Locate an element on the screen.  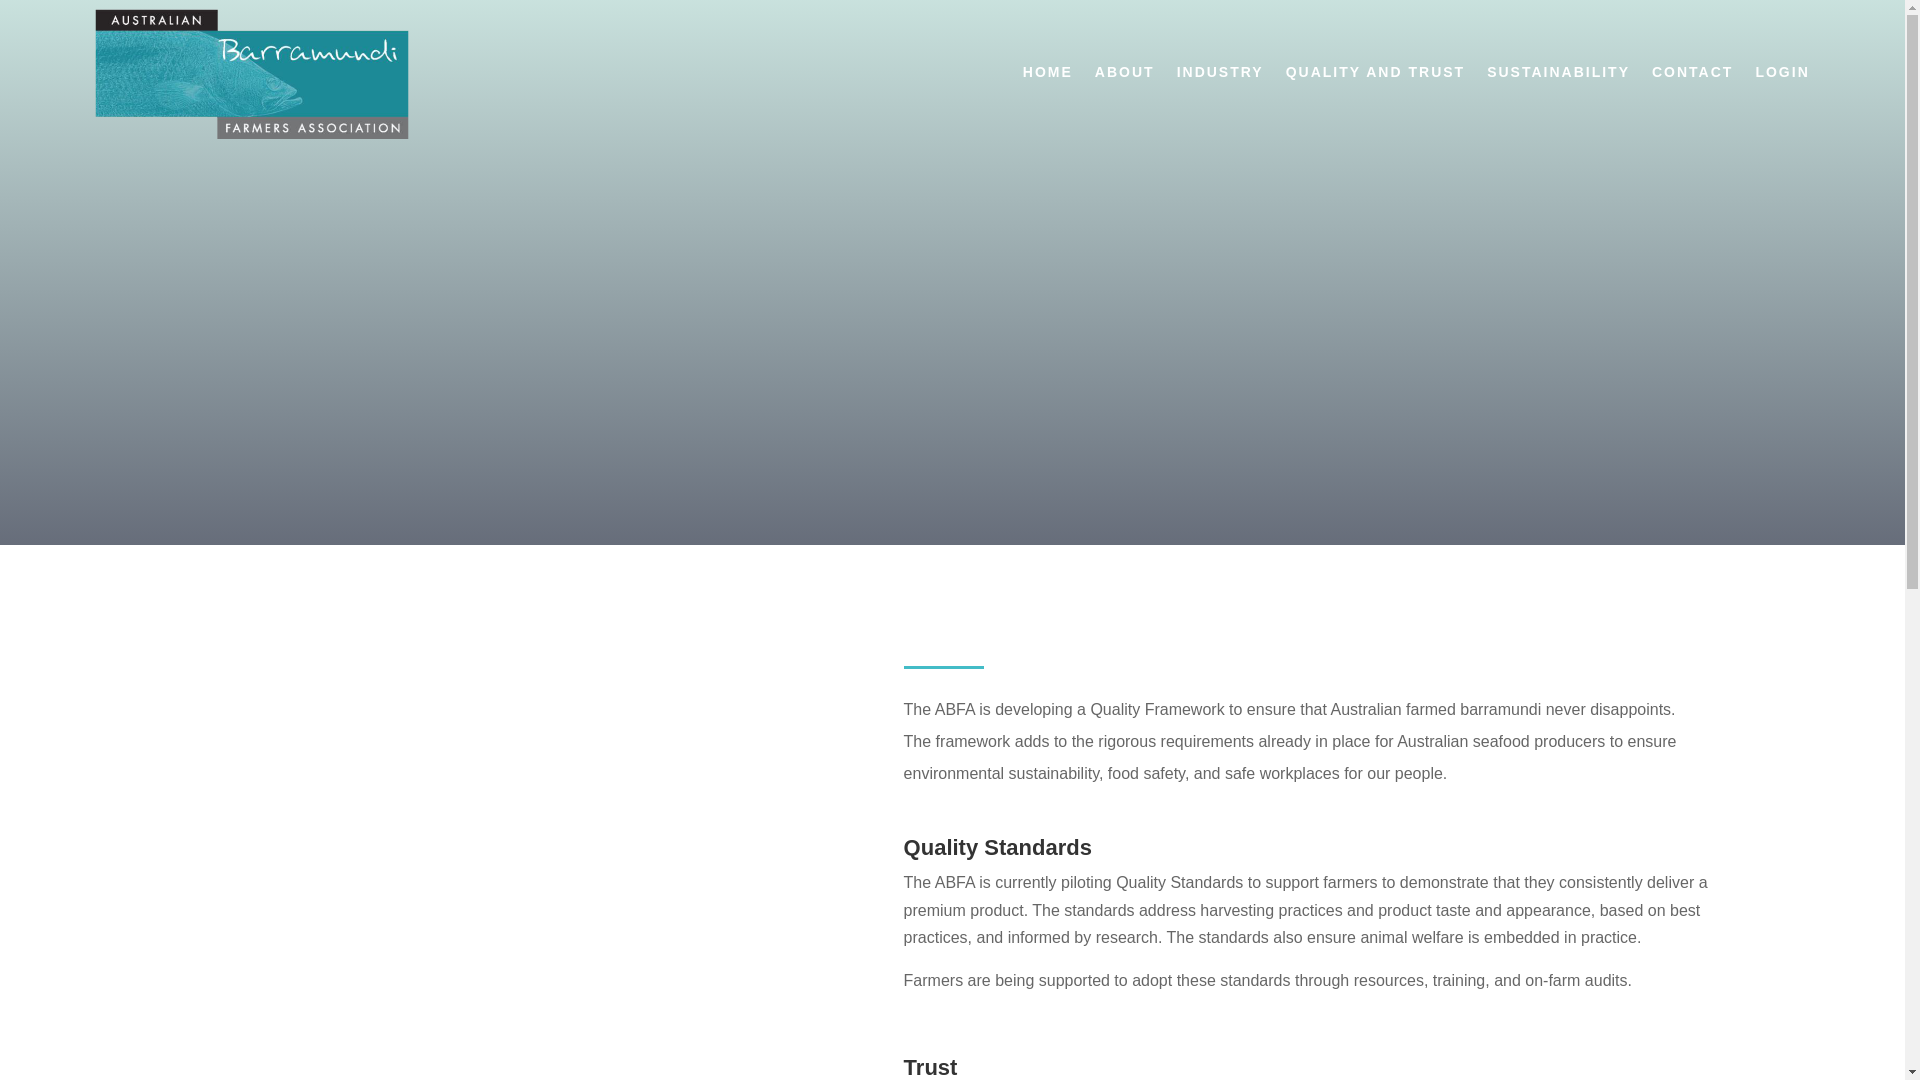
'CONTACT' is located at coordinates (1691, 71).